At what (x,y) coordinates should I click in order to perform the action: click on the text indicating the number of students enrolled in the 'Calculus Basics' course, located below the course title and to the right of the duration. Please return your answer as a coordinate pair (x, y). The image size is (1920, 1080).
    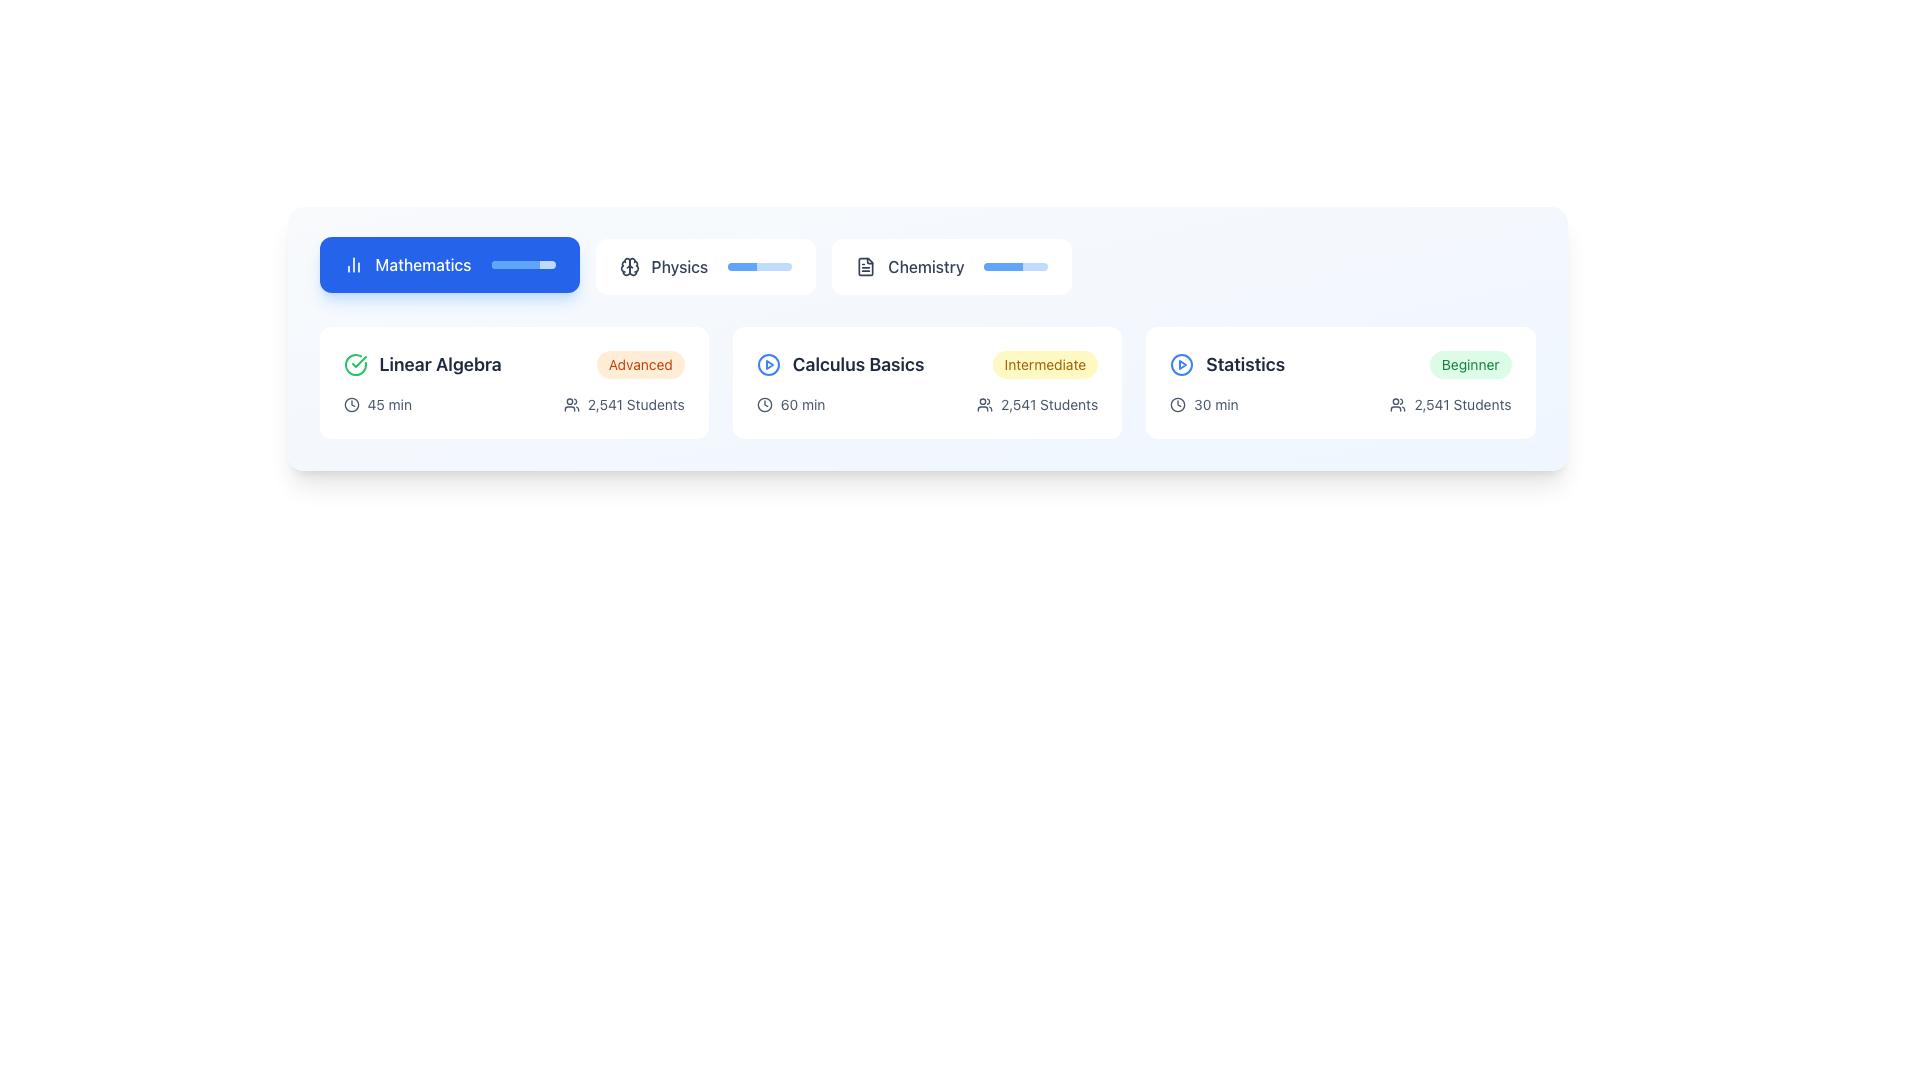
    Looking at the image, I should click on (1037, 405).